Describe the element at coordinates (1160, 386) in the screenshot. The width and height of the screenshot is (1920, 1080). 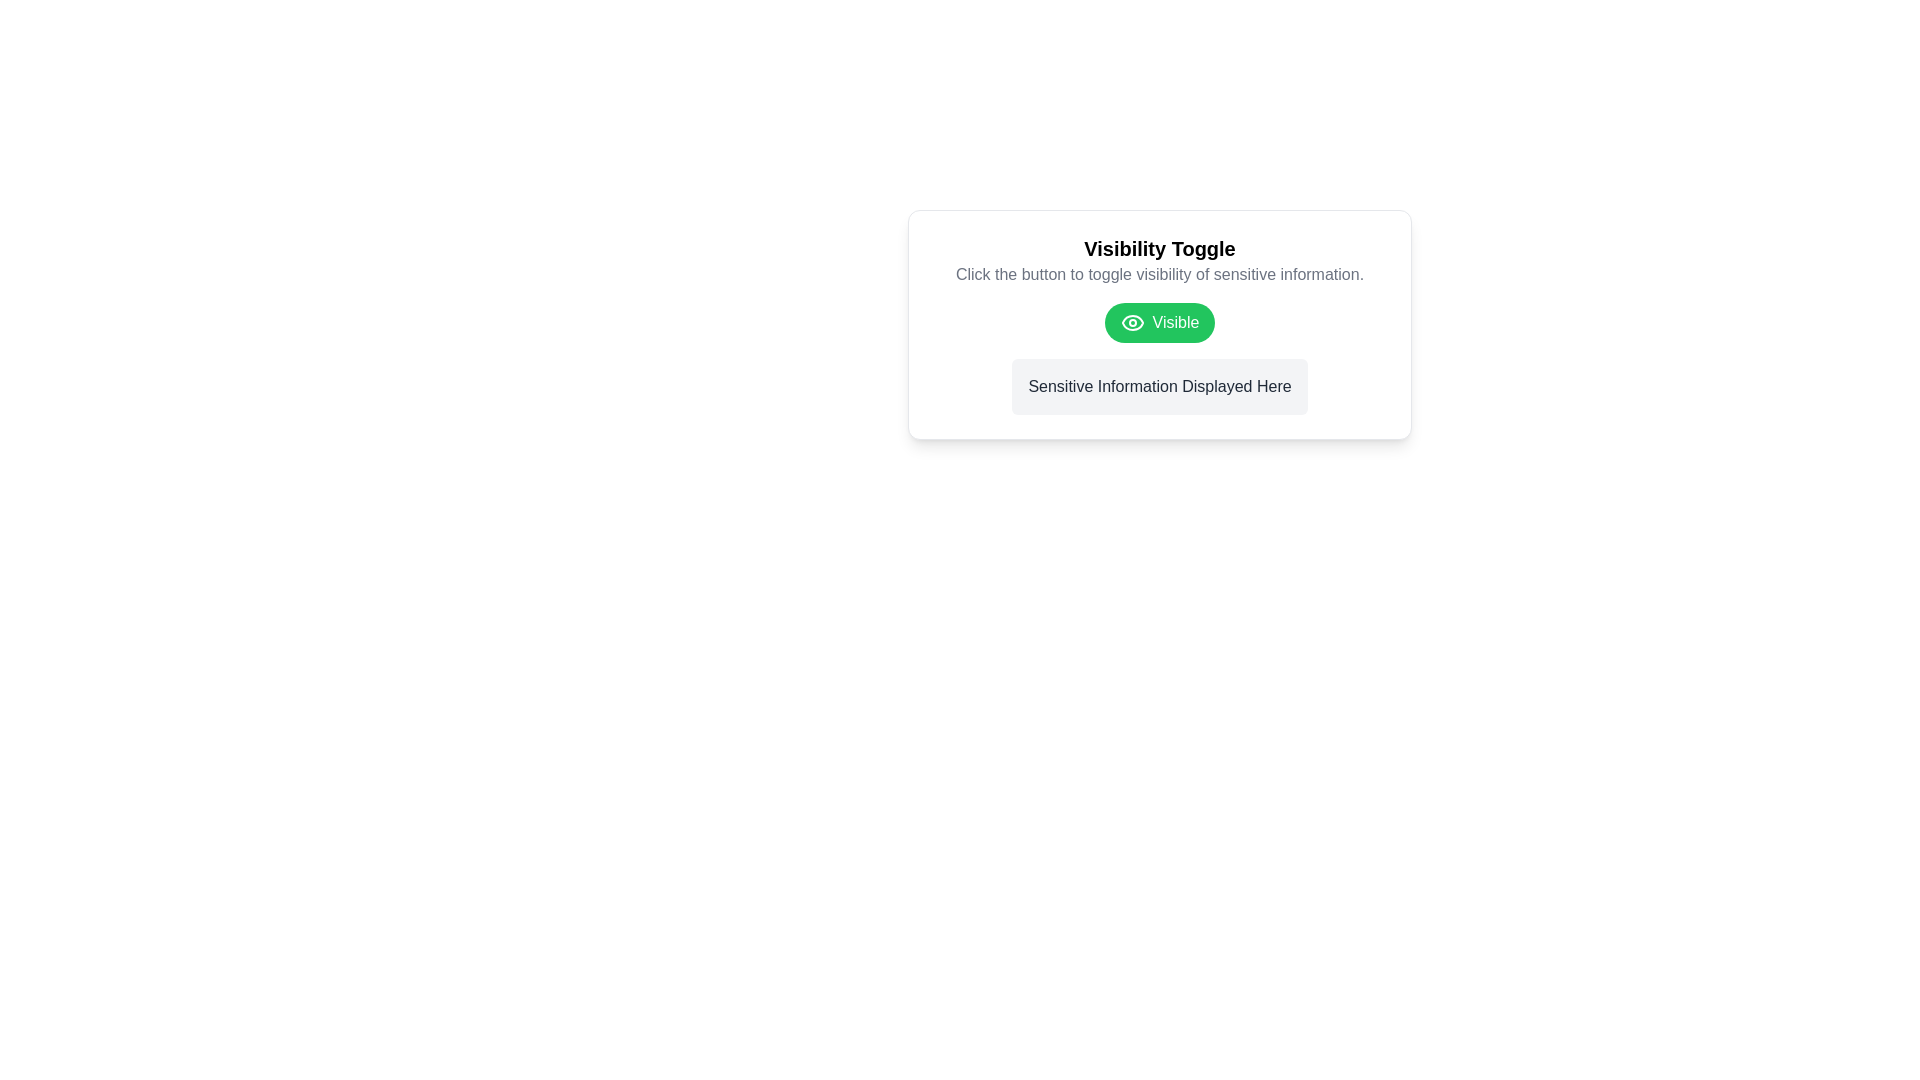
I see `the area displaying the sensitive information and read its content` at that location.